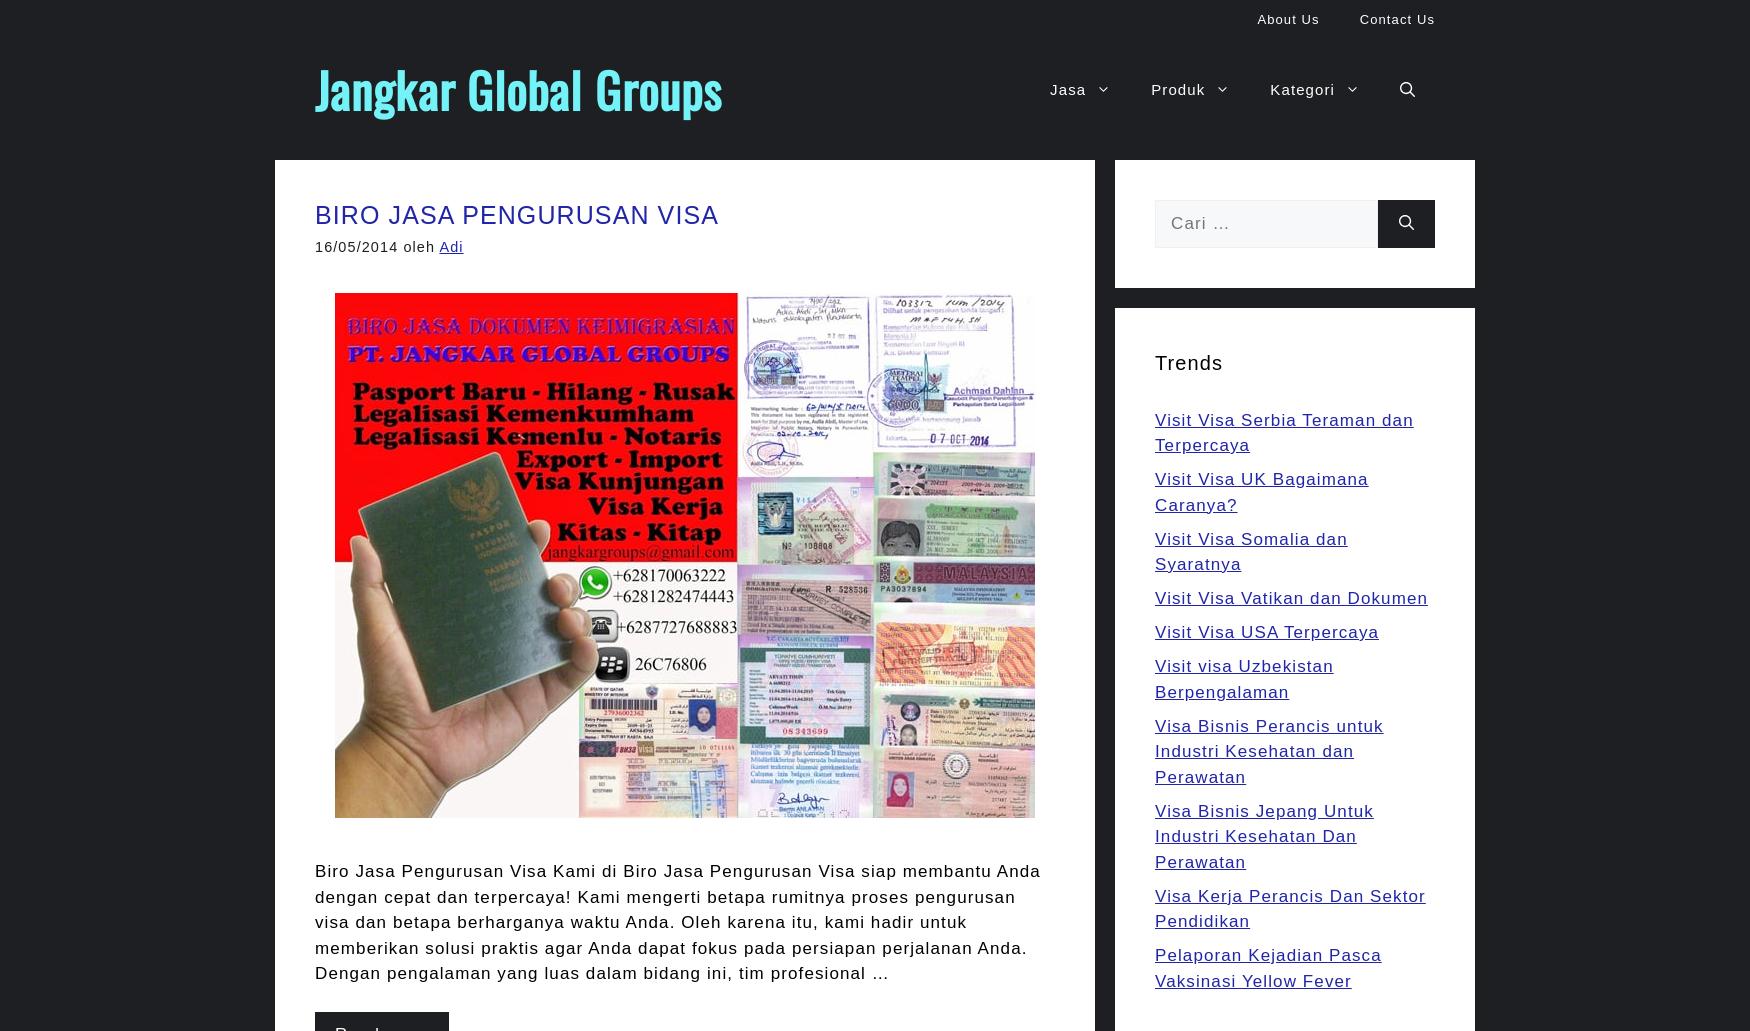 Image resolution: width=1750 pixels, height=1031 pixels. Describe the element at coordinates (1154, 550) in the screenshot. I see `'Visit Visa Somalia dan Syaratnya'` at that location.